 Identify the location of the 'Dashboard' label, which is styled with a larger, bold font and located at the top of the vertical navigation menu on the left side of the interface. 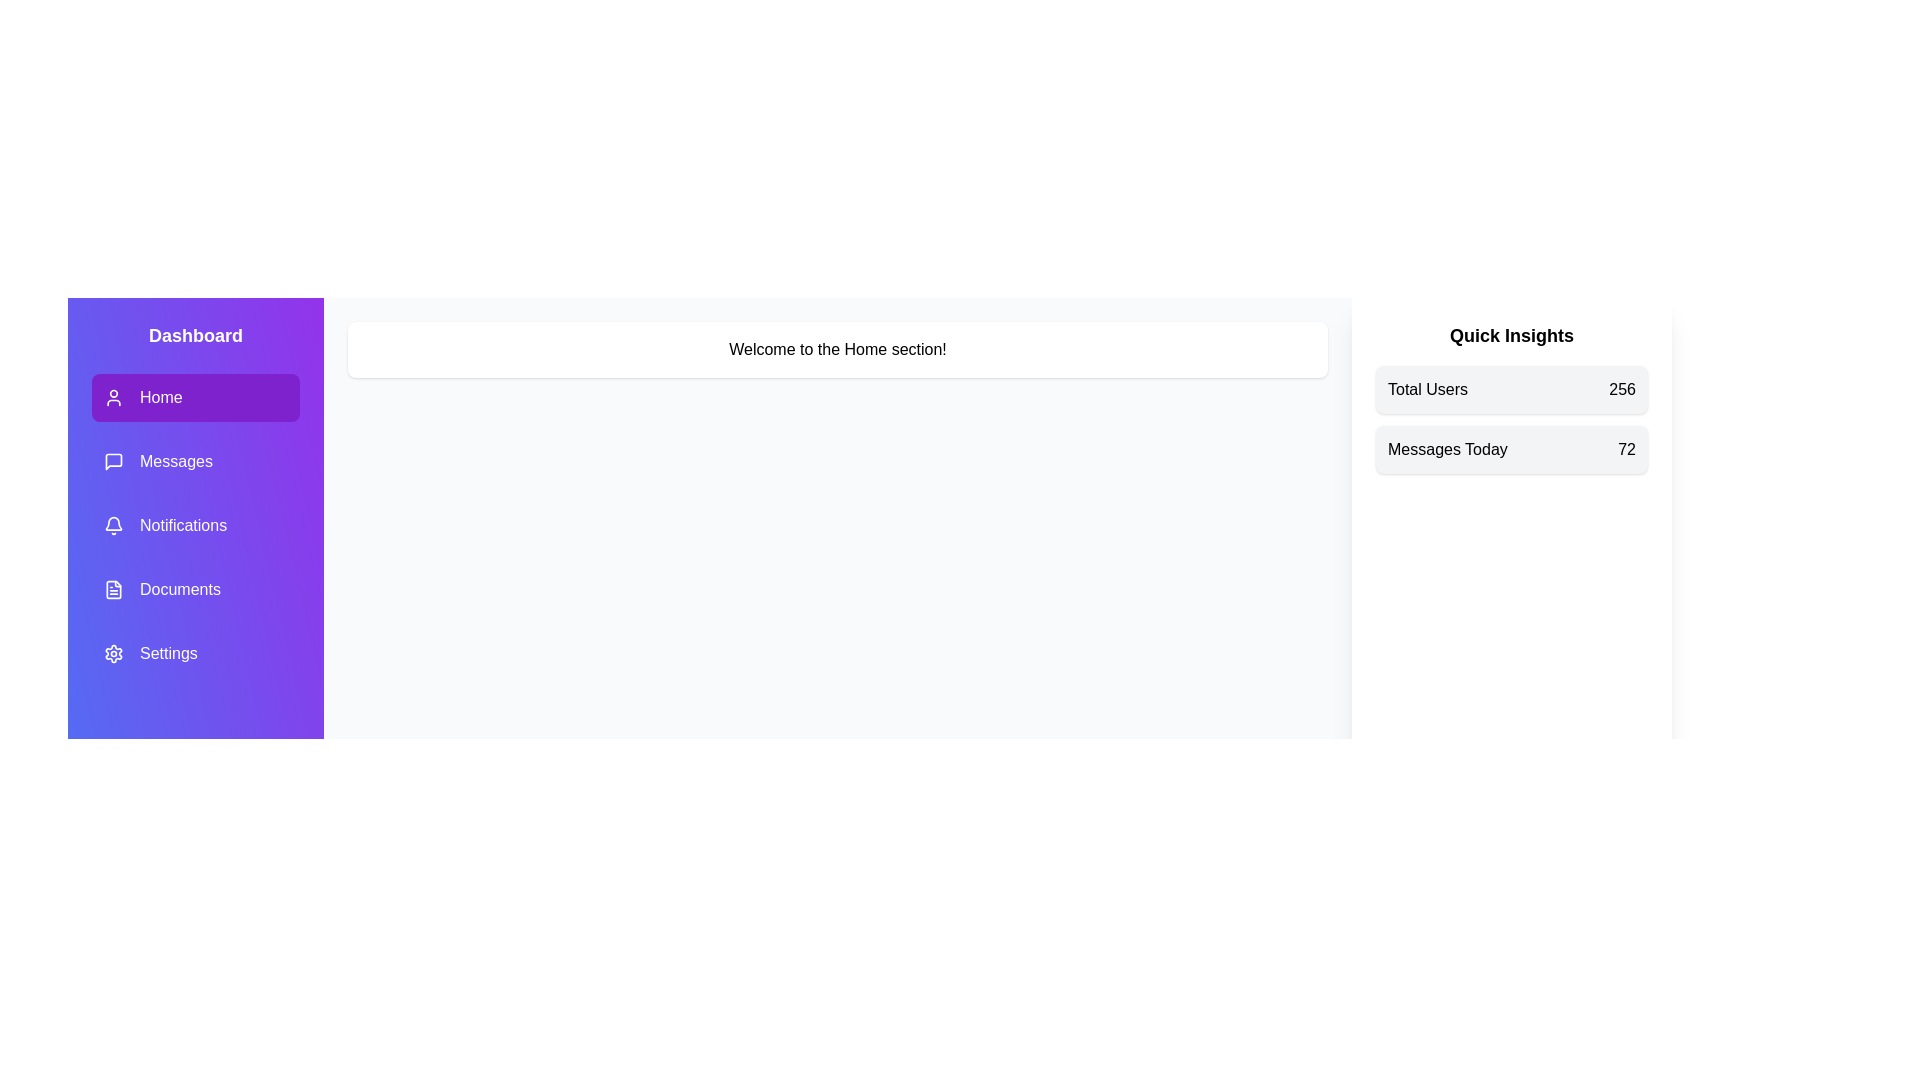
(196, 334).